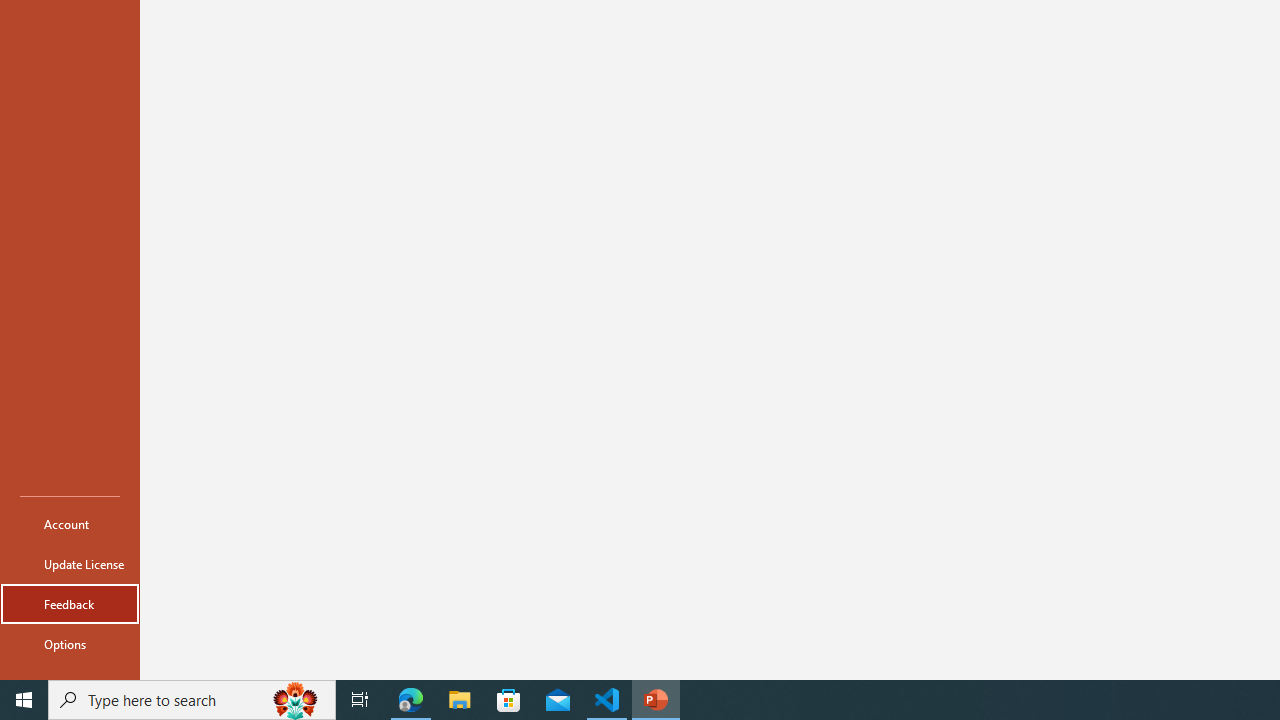 Image resolution: width=1280 pixels, height=720 pixels. Describe the element at coordinates (69, 644) in the screenshot. I see `'Options'` at that location.